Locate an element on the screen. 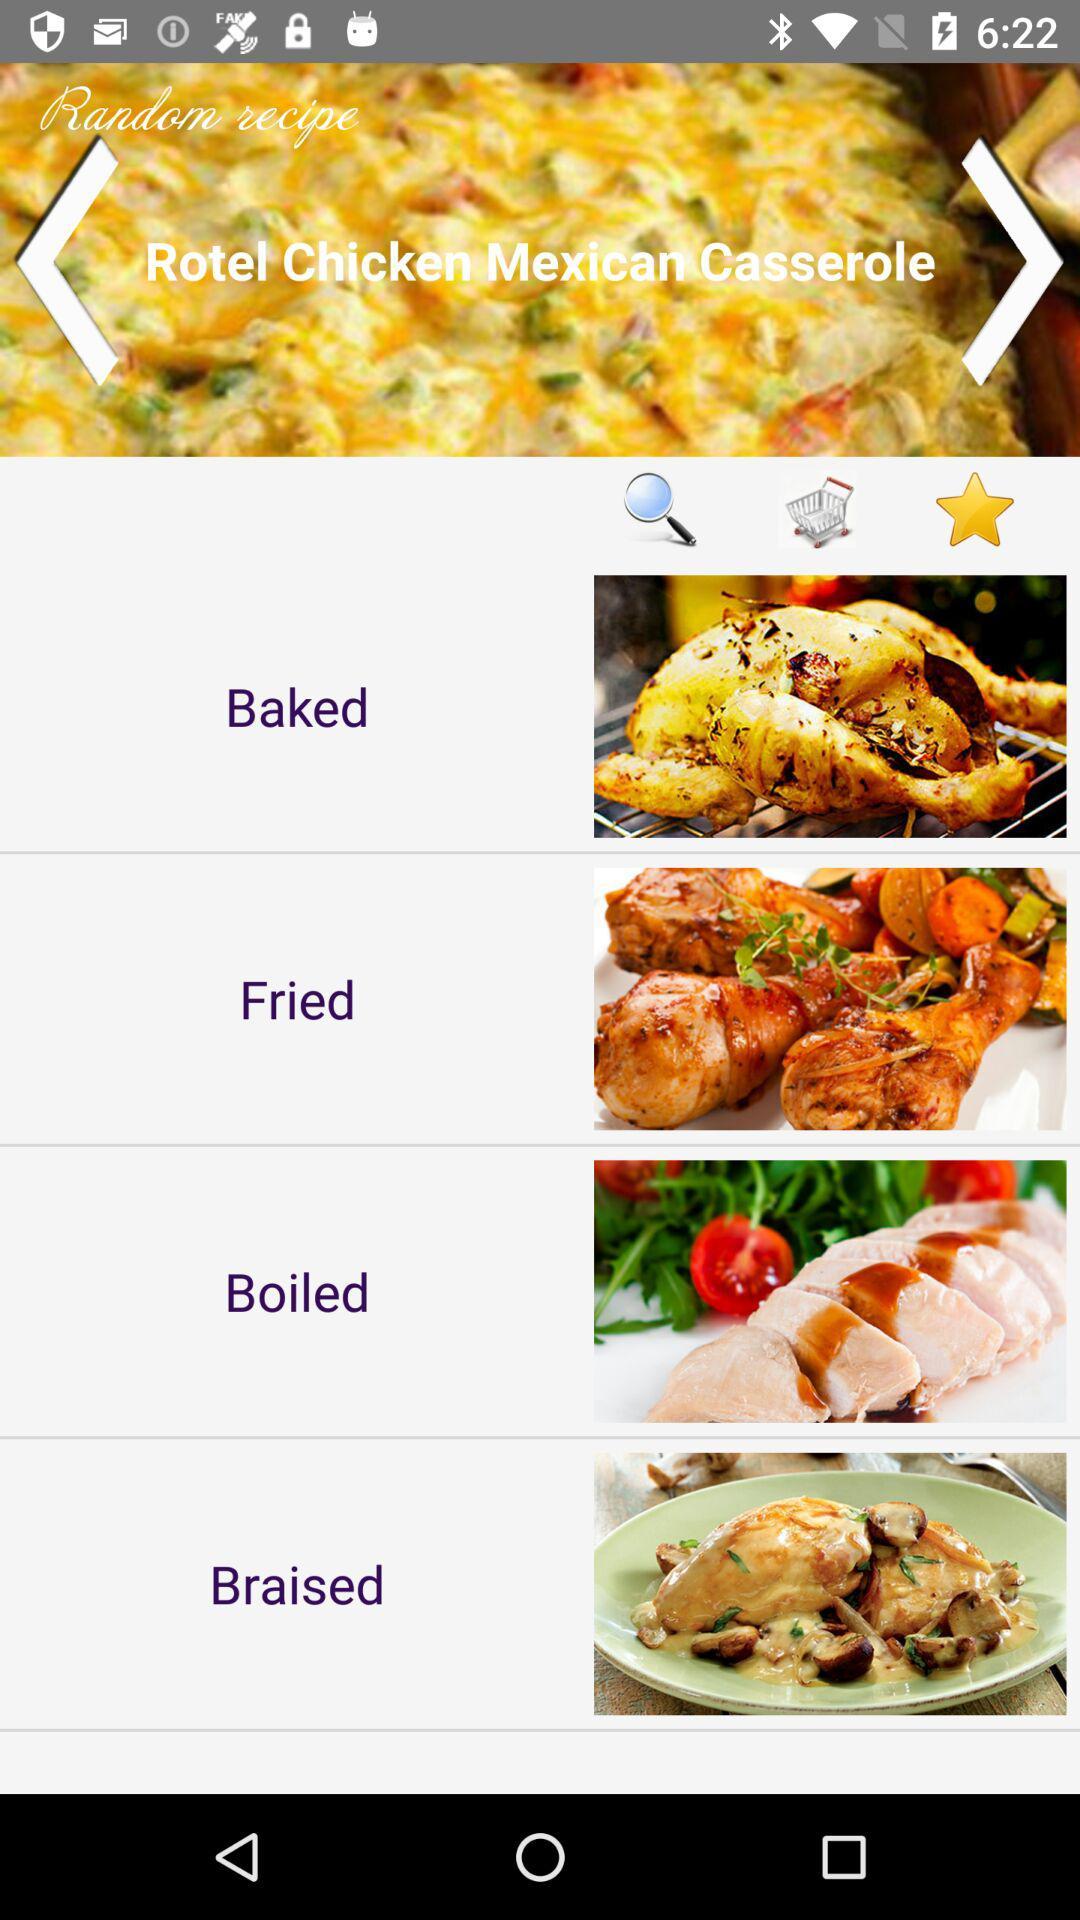  the previous recipe is located at coordinates (64, 258).